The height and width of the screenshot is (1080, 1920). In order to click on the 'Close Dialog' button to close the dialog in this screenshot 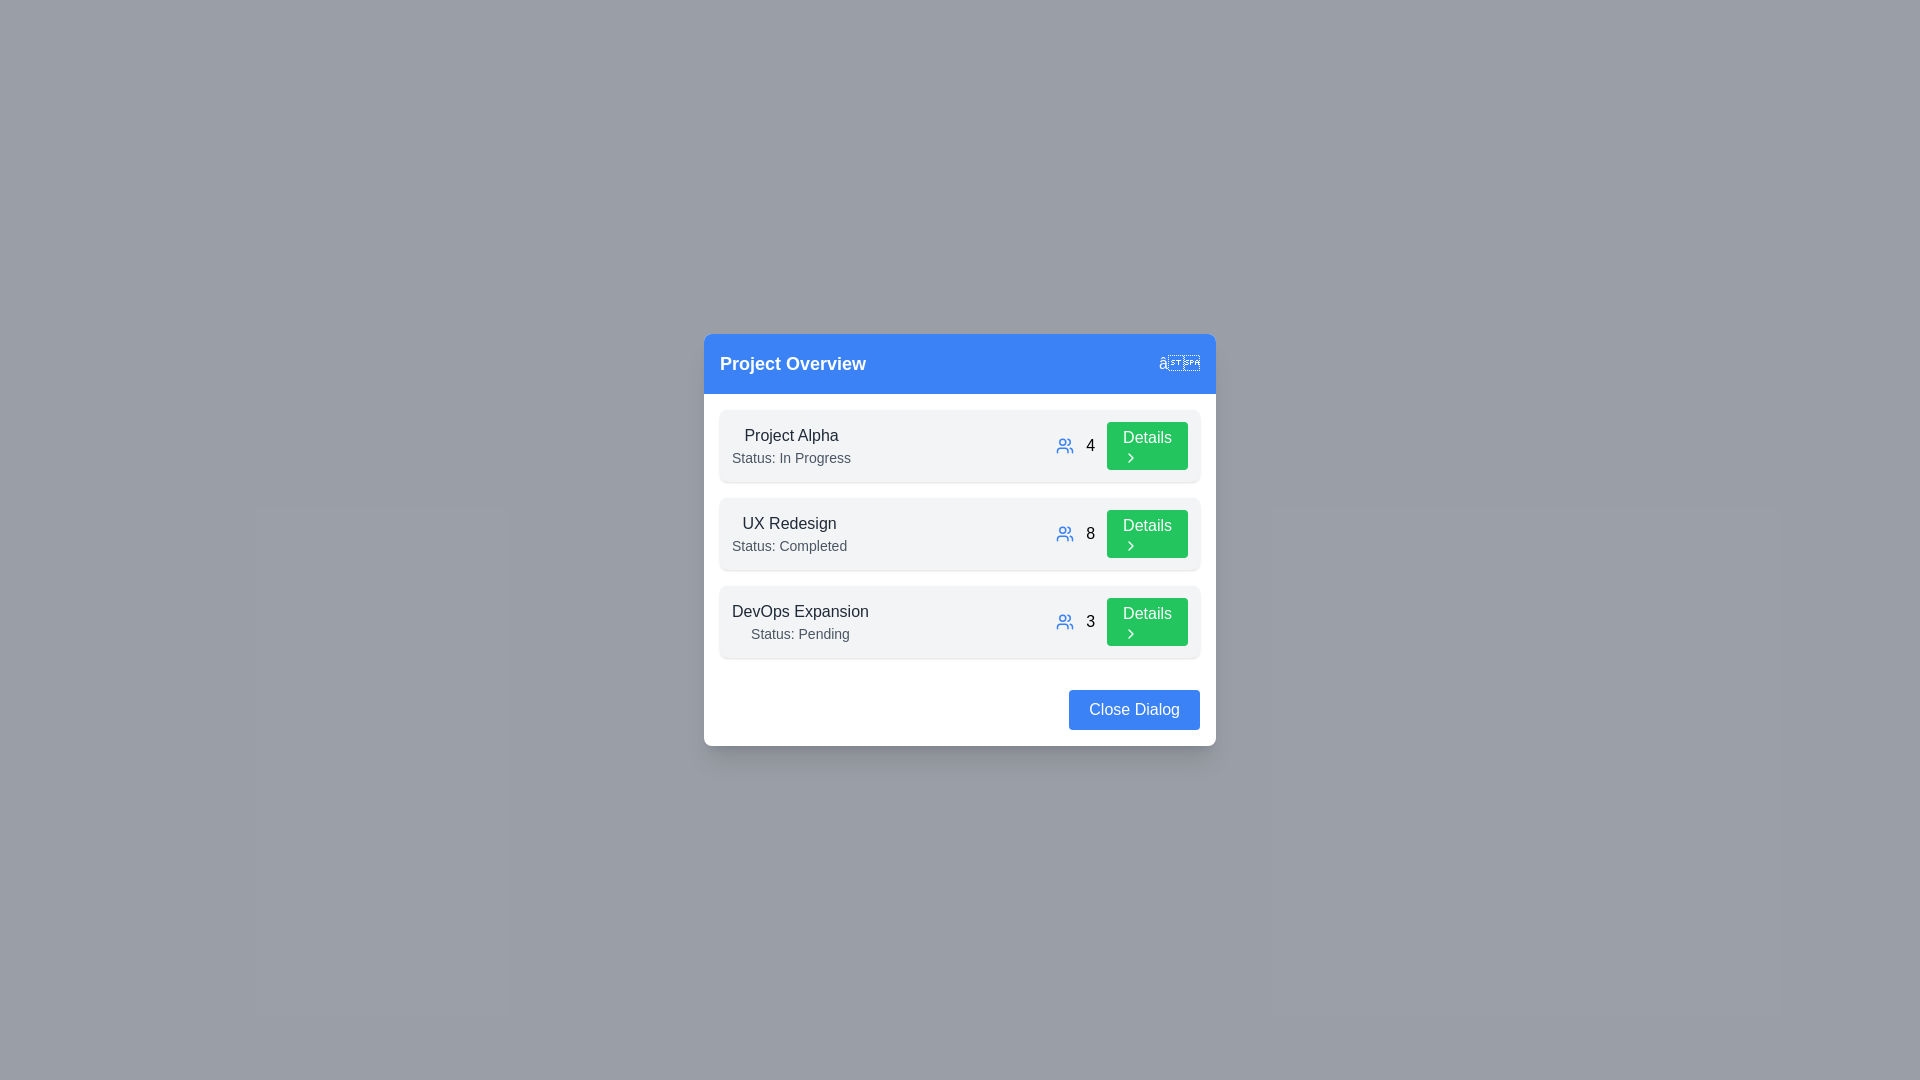, I will do `click(1134, 708)`.